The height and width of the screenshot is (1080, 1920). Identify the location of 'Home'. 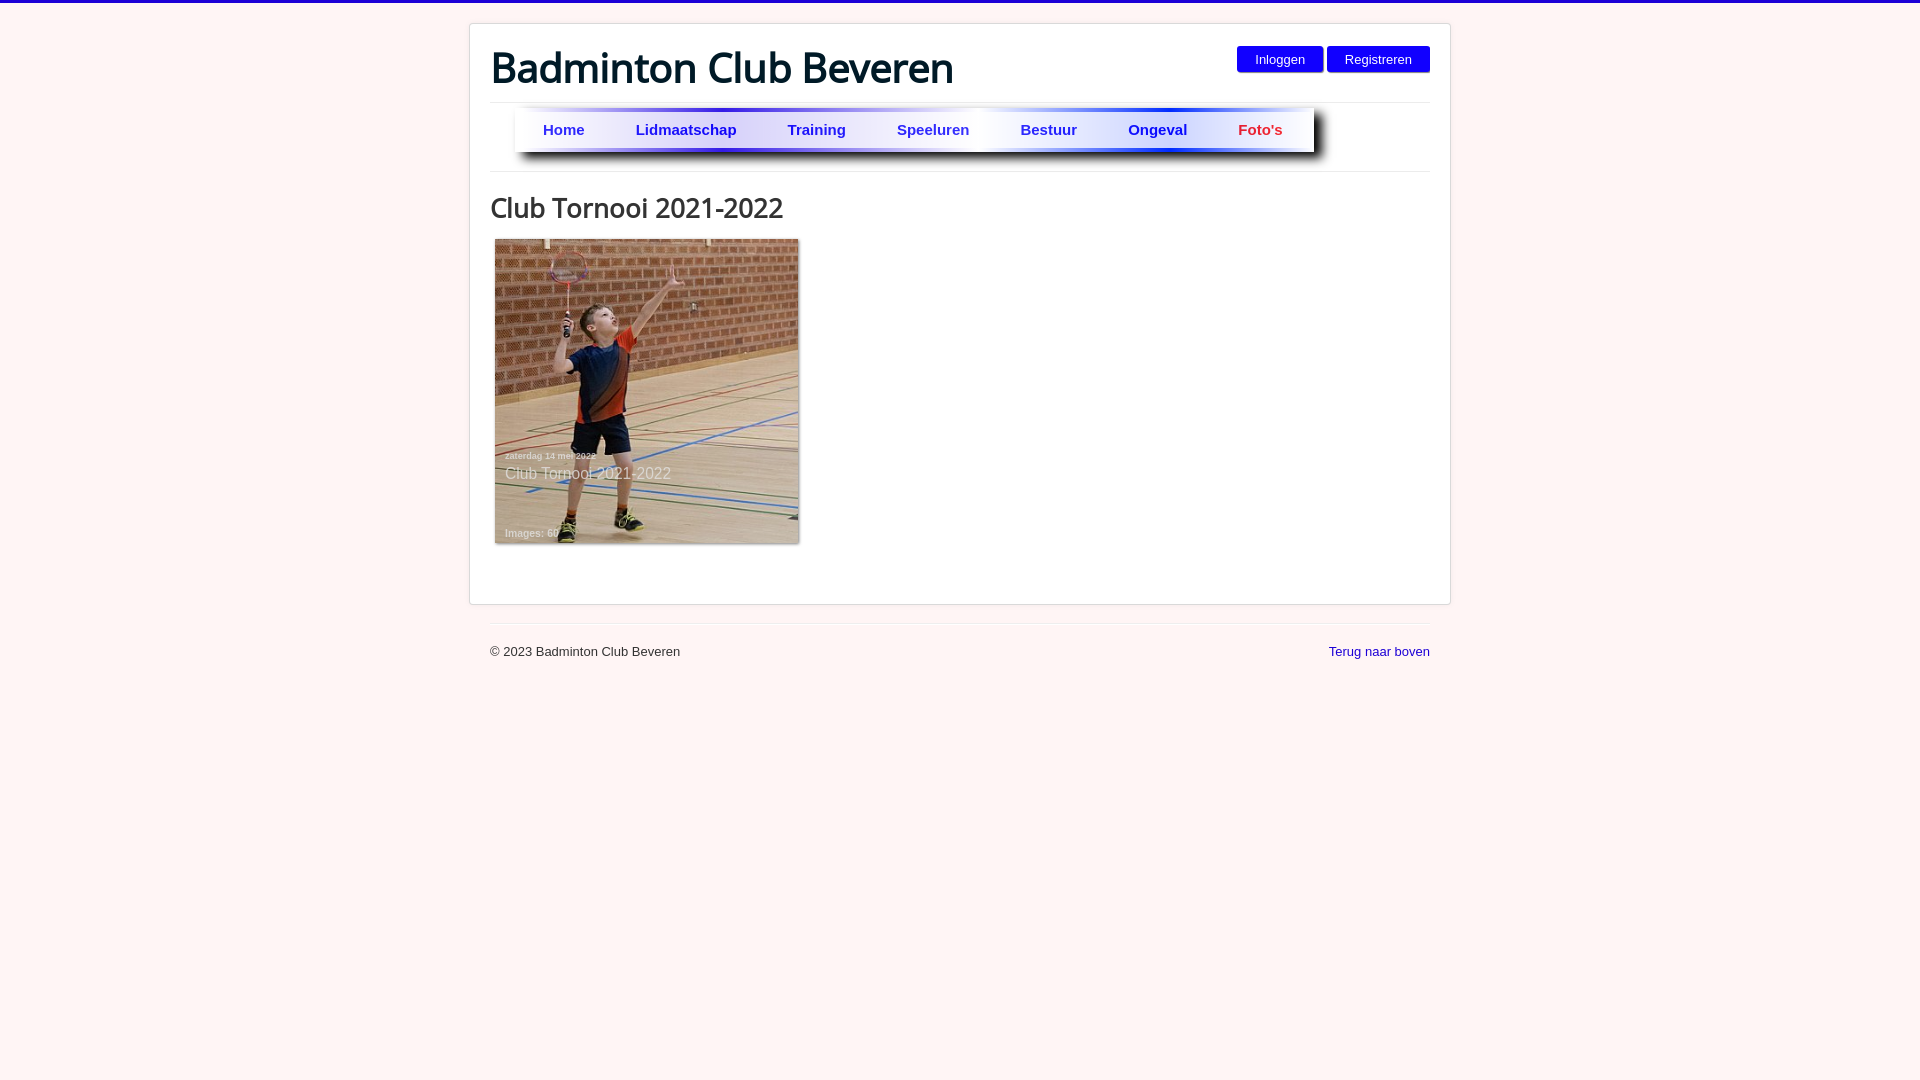
(564, 130).